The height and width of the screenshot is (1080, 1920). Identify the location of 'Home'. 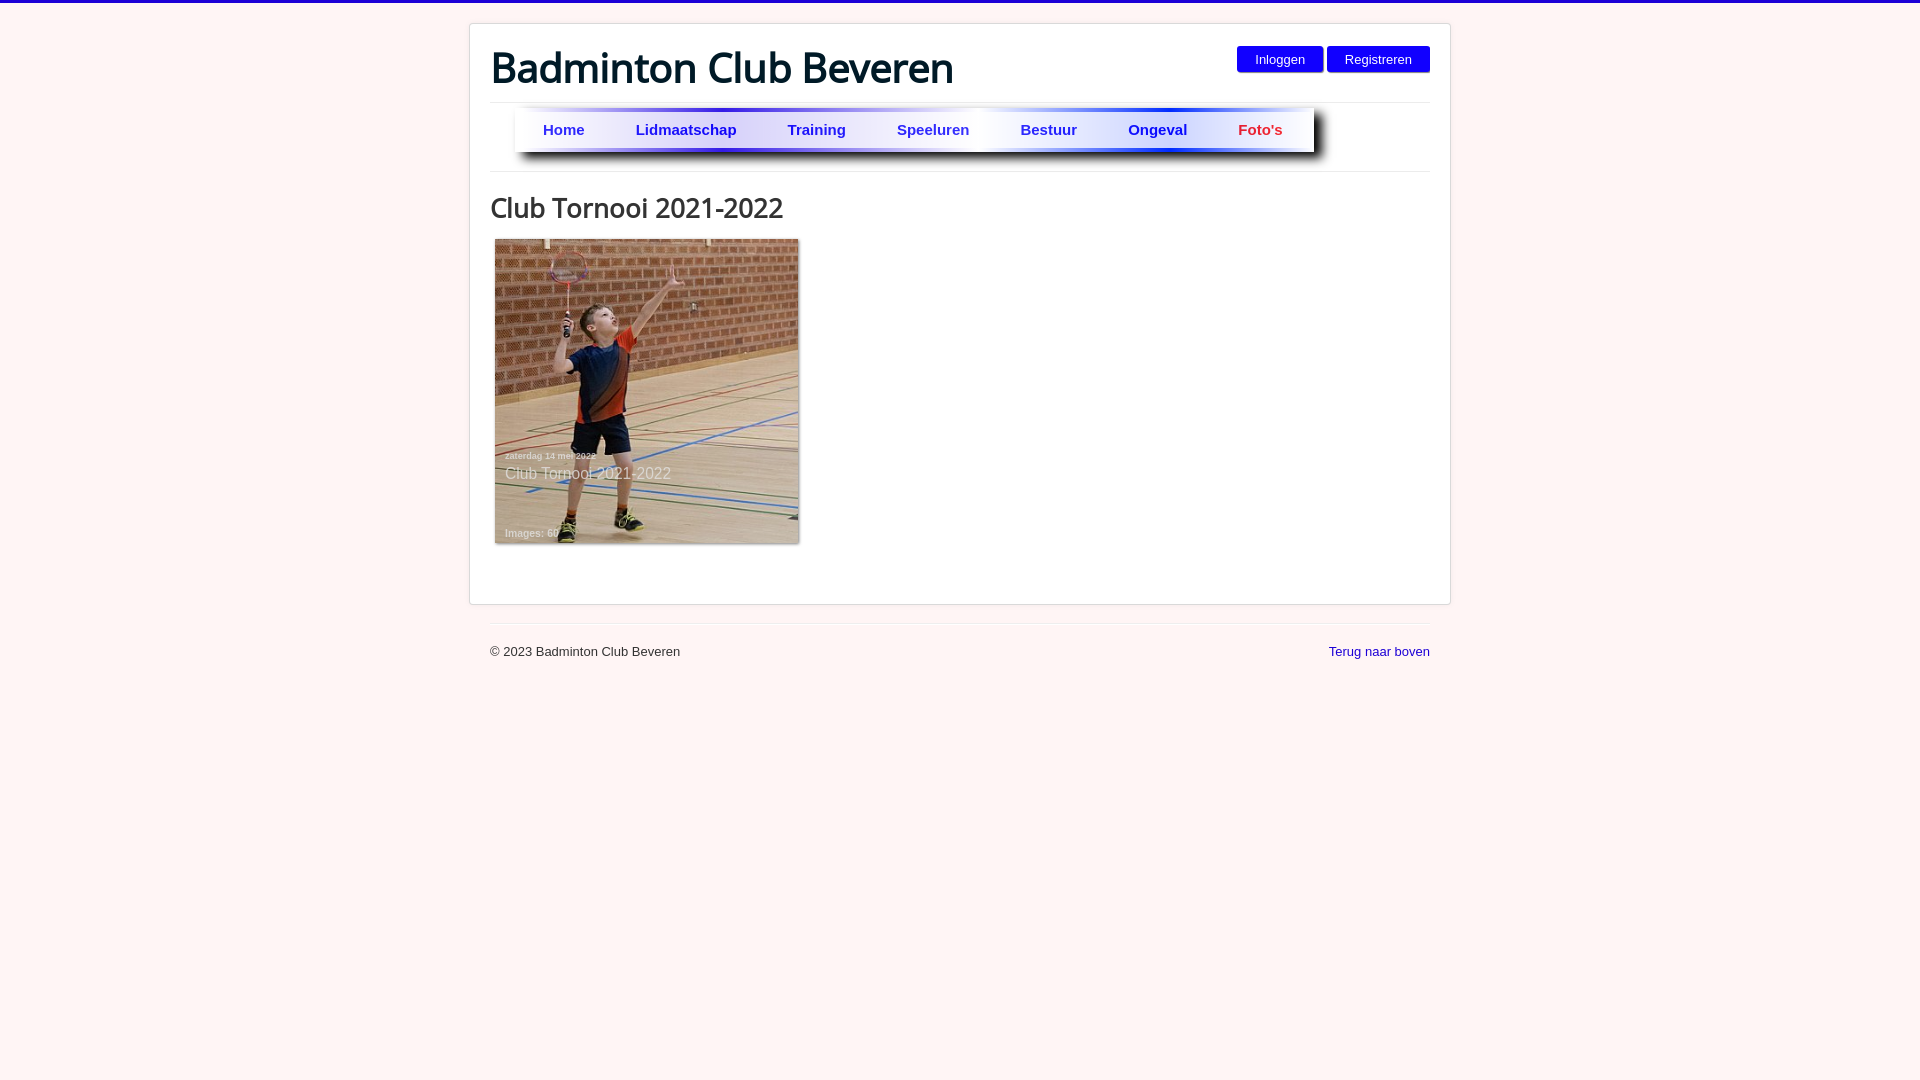
(564, 130).